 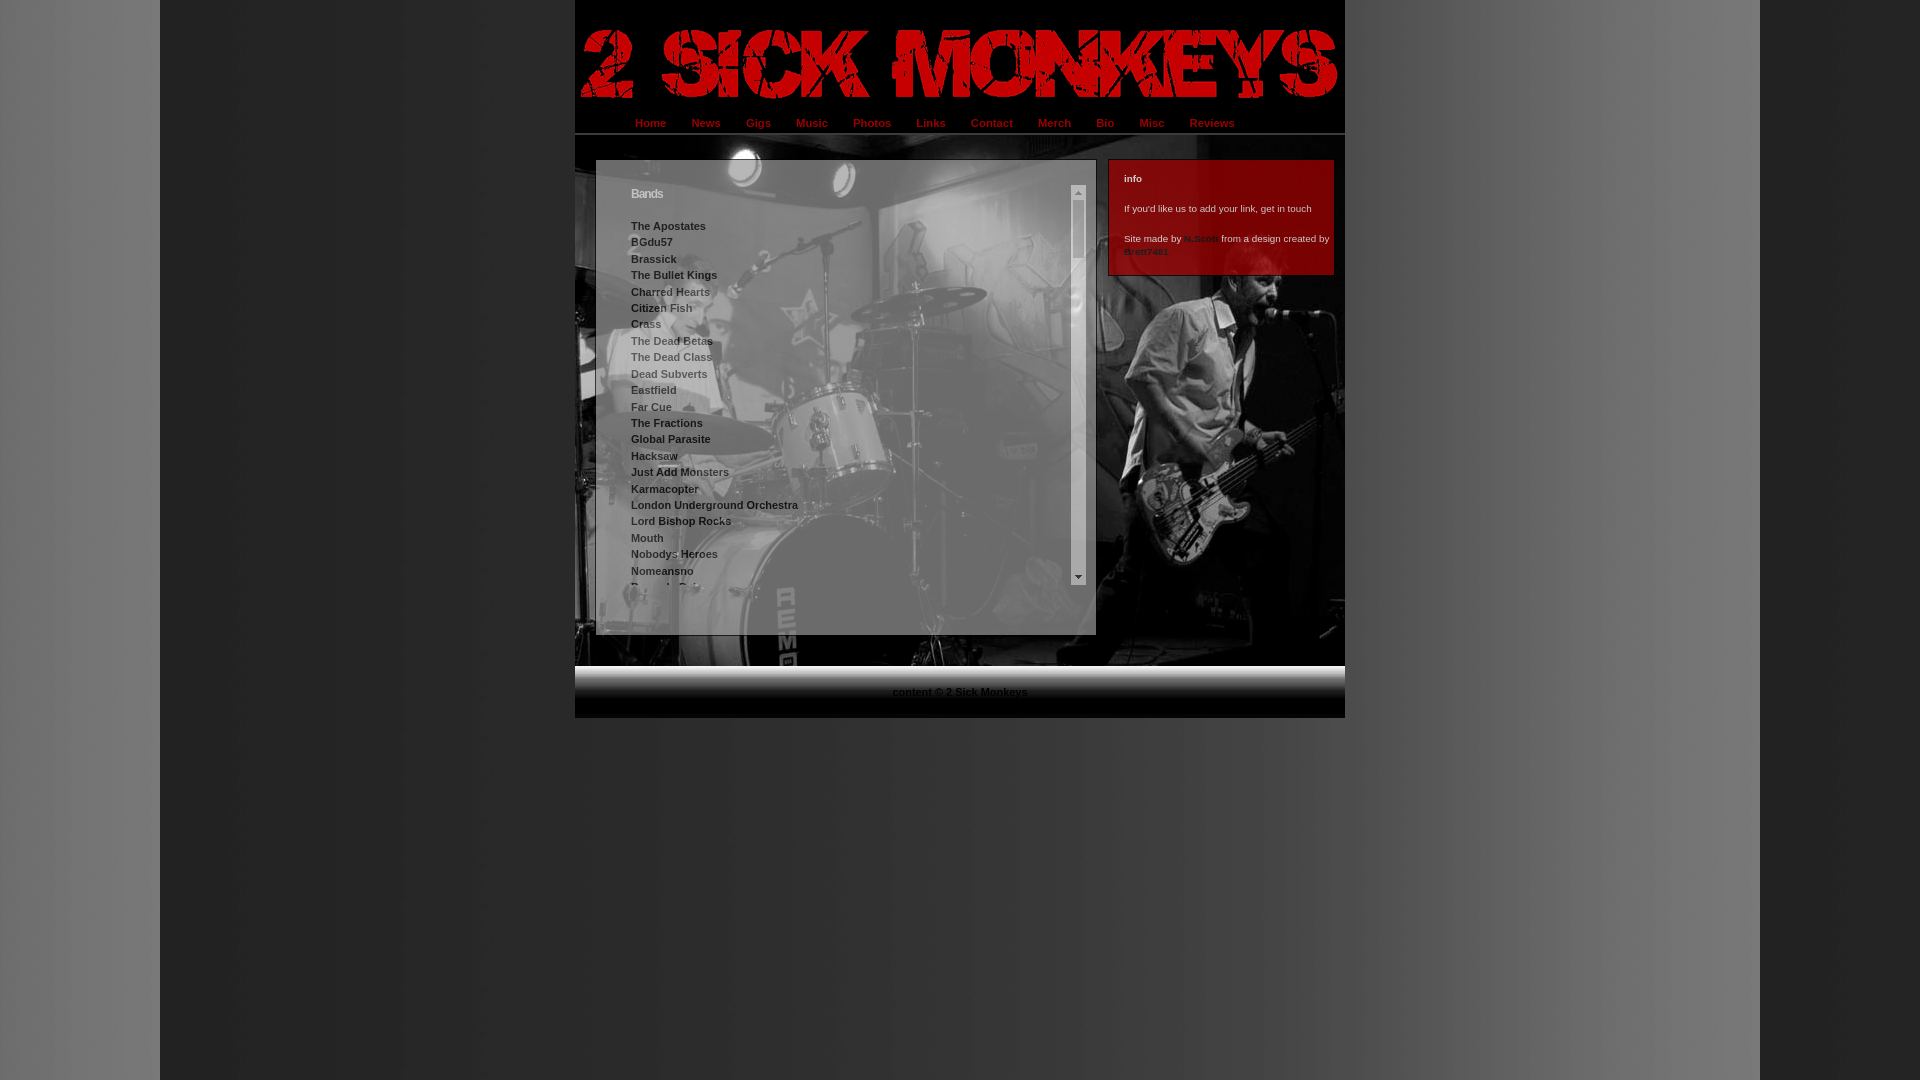 What do you see at coordinates (994, 122) in the screenshot?
I see `'Contact'` at bounding box center [994, 122].